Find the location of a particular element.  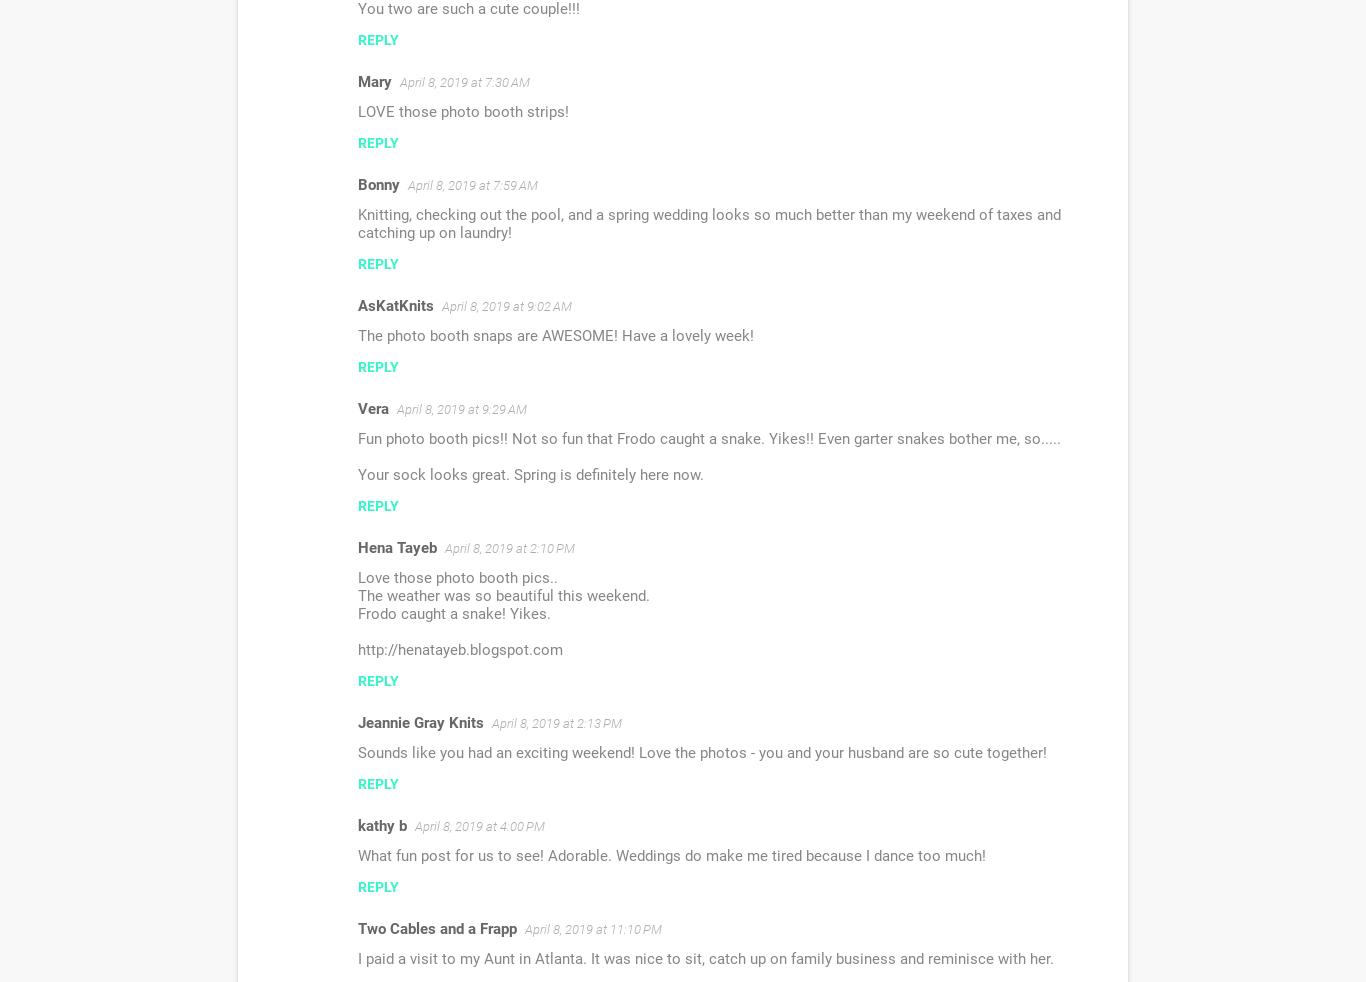

'Your sock looks great.  Spring is definitely here now.' is located at coordinates (530, 474).